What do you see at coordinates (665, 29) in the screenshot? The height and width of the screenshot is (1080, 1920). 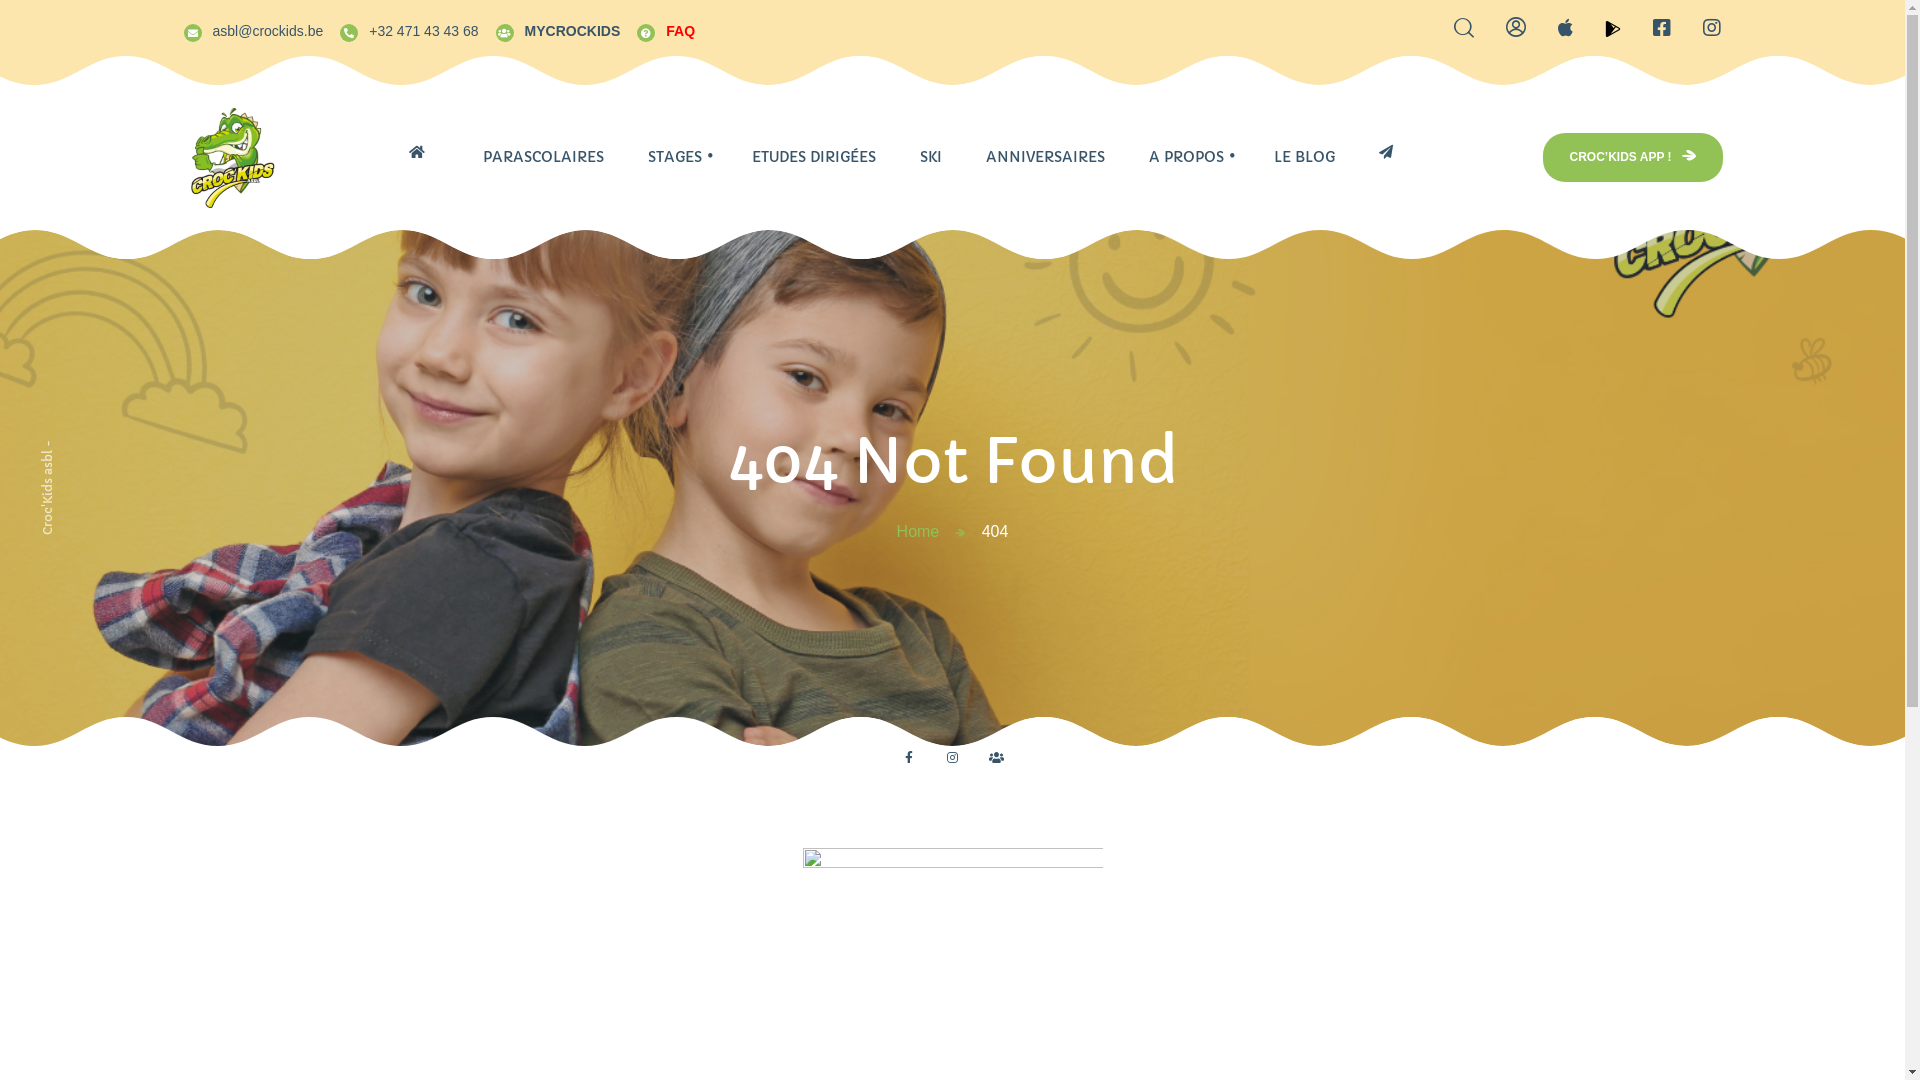 I see `'FAQ'` at bounding box center [665, 29].